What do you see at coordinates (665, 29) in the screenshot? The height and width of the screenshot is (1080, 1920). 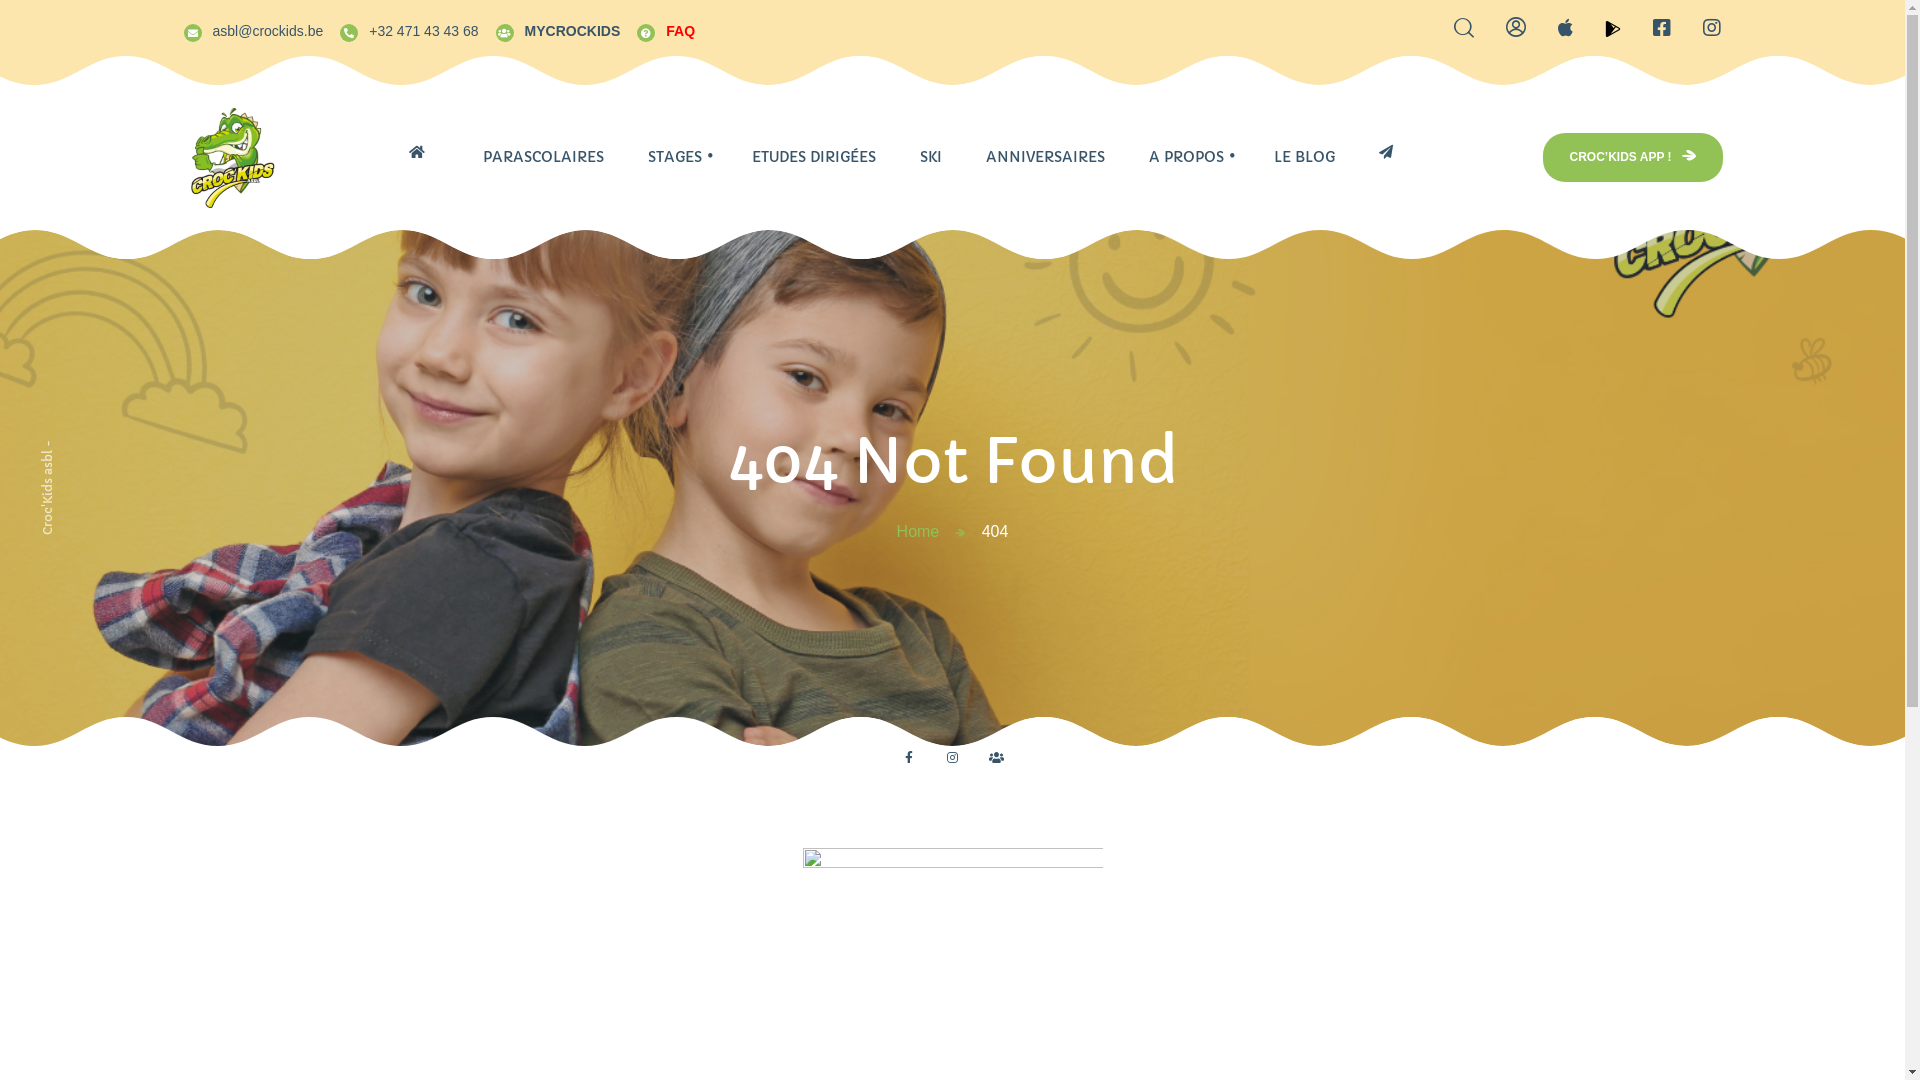 I see `'FAQ'` at bounding box center [665, 29].